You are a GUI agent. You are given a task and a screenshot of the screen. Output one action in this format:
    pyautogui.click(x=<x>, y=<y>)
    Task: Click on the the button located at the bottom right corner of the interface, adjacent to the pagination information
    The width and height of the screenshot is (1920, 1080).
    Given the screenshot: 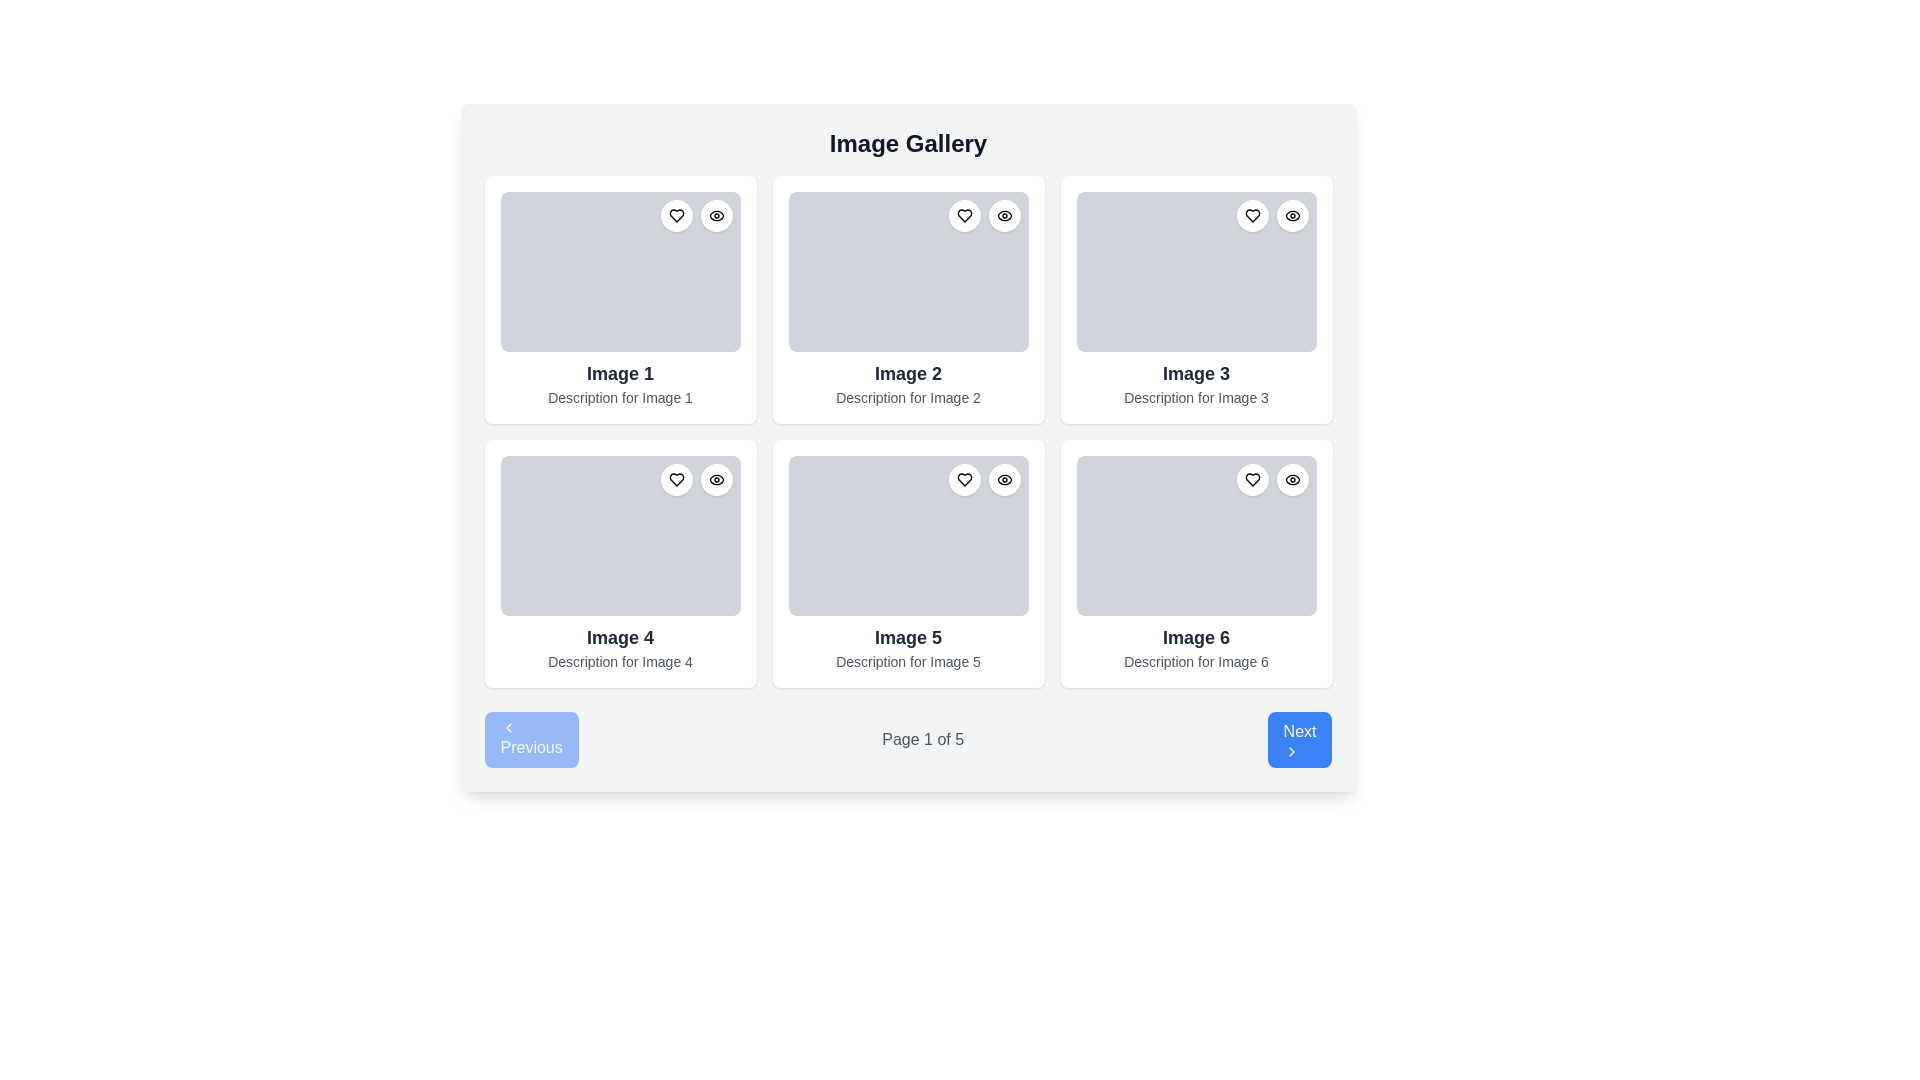 What is the action you would take?
    pyautogui.click(x=1300, y=740)
    